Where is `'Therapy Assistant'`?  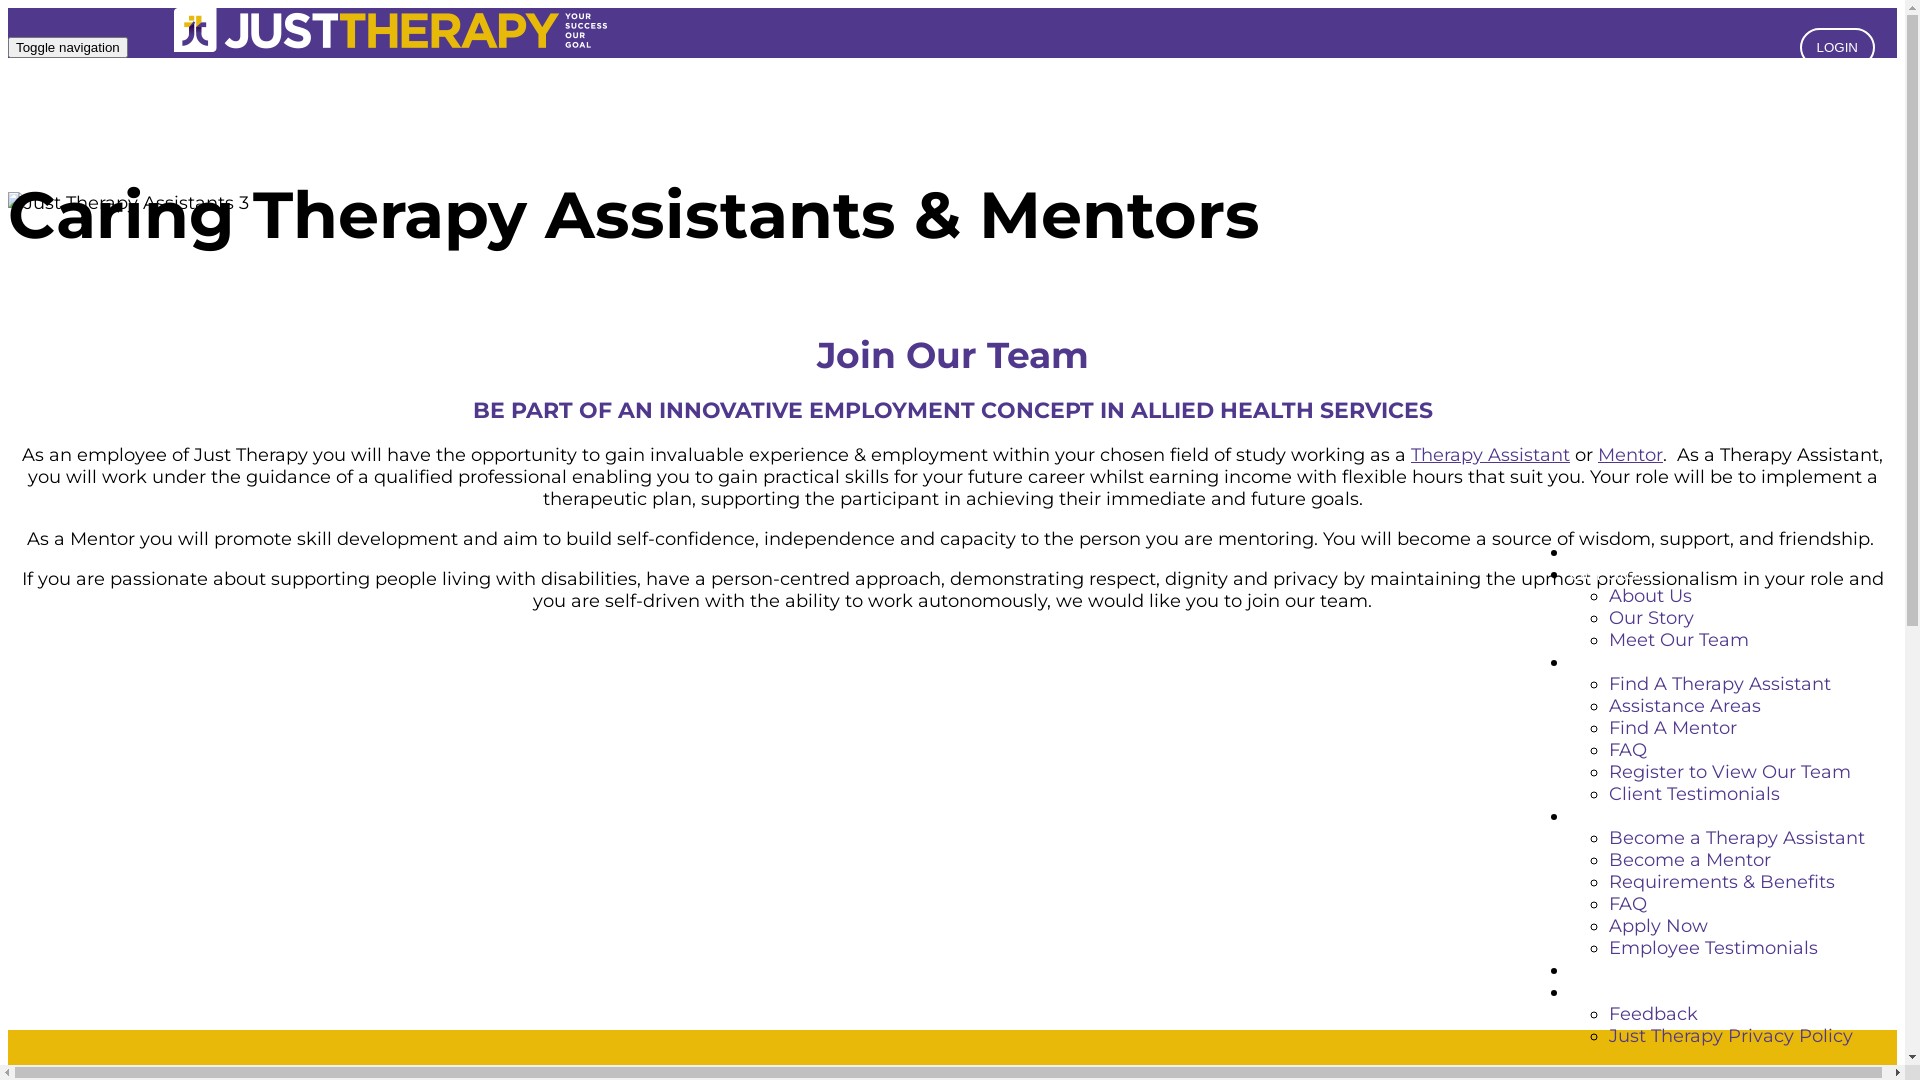
'Therapy Assistant' is located at coordinates (1490, 455).